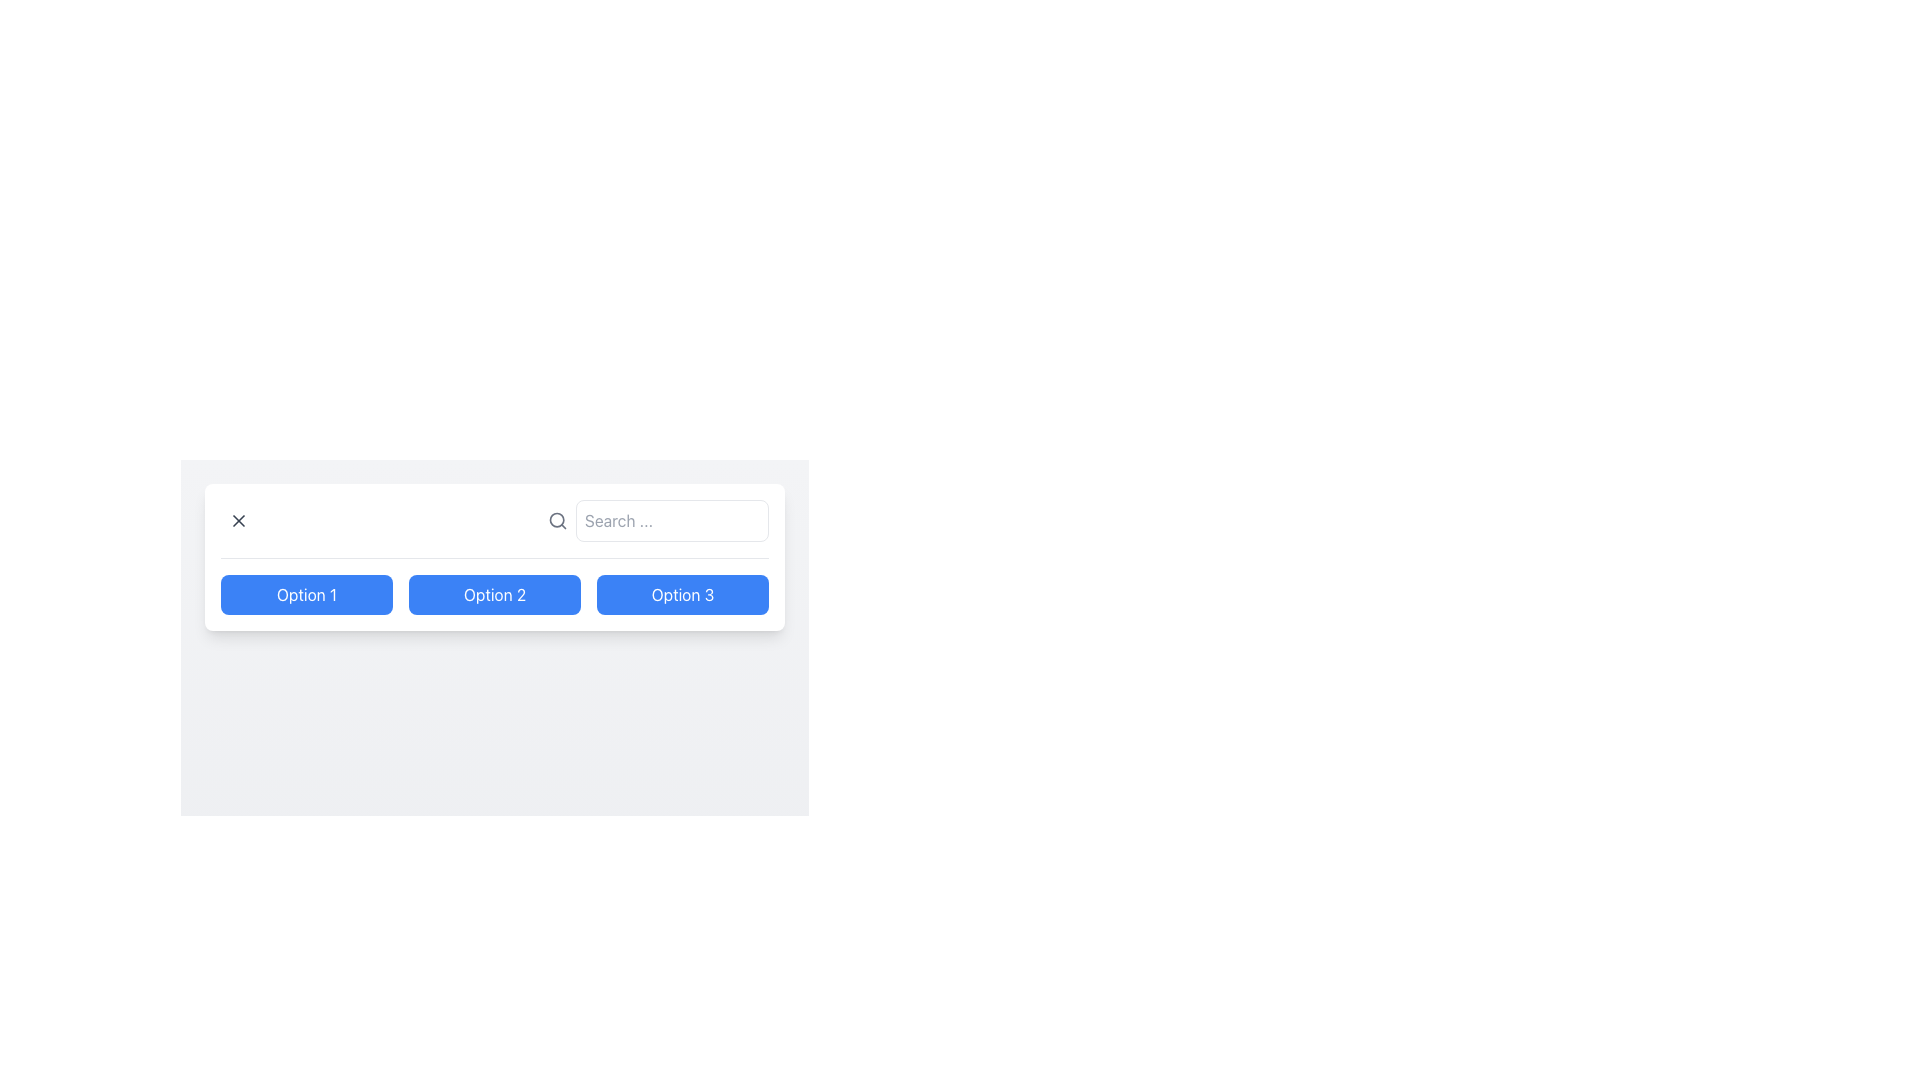 This screenshot has height=1080, width=1920. I want to click on the rectangular button with a blue background and white text reading 'Option 1', so click(306, 593).